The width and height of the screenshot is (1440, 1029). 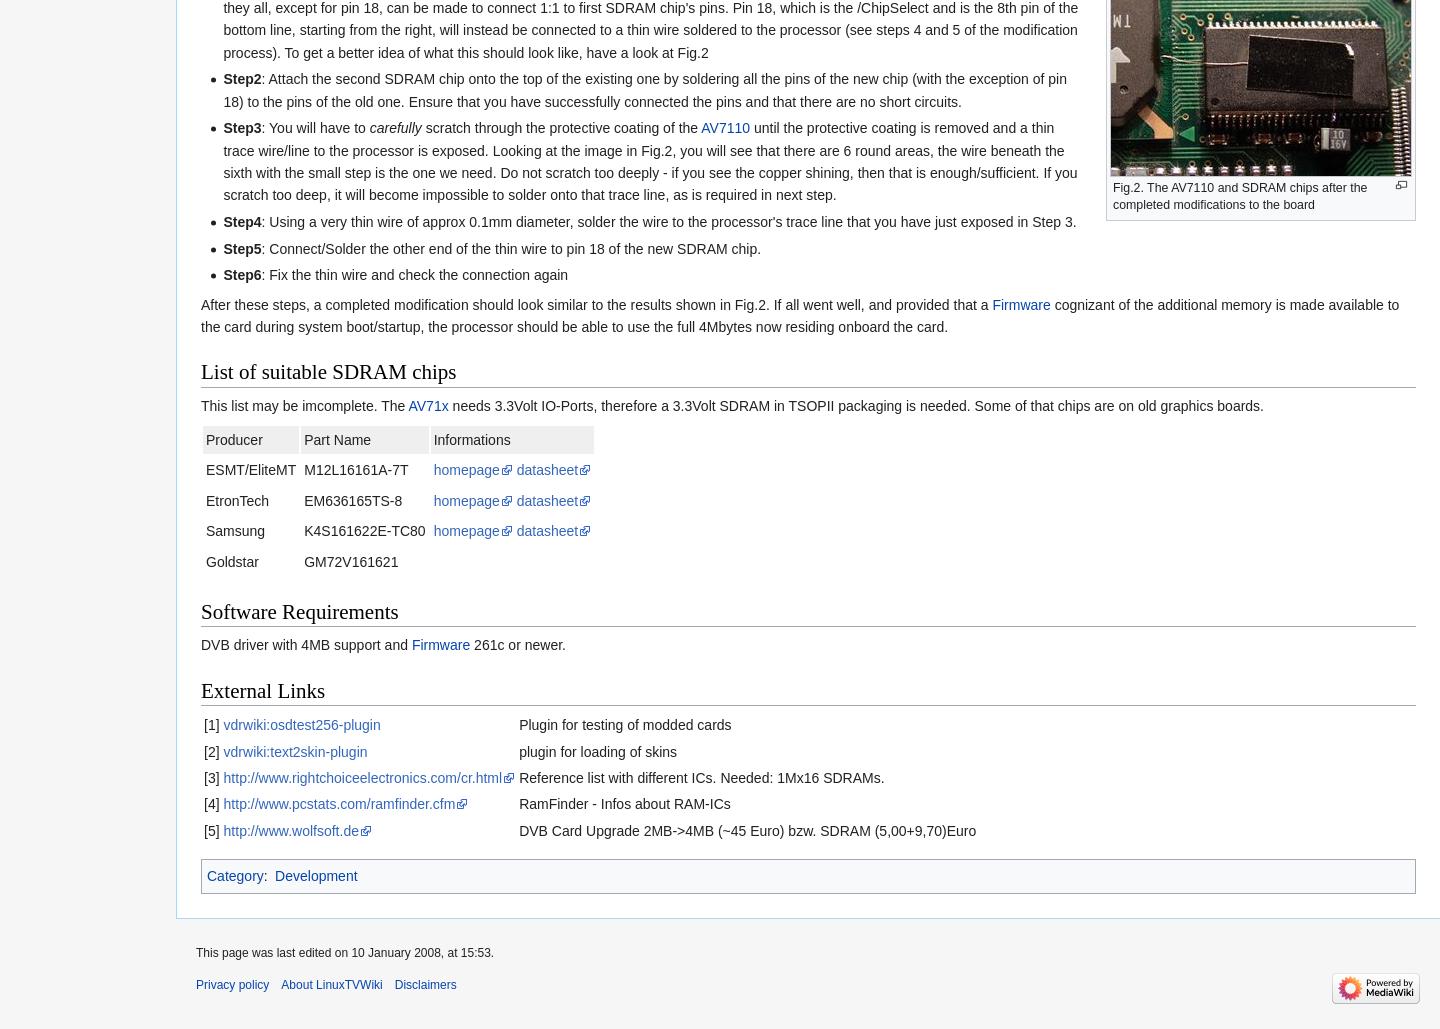 I want to click on 'Part Name', so click(x=337, y=439).